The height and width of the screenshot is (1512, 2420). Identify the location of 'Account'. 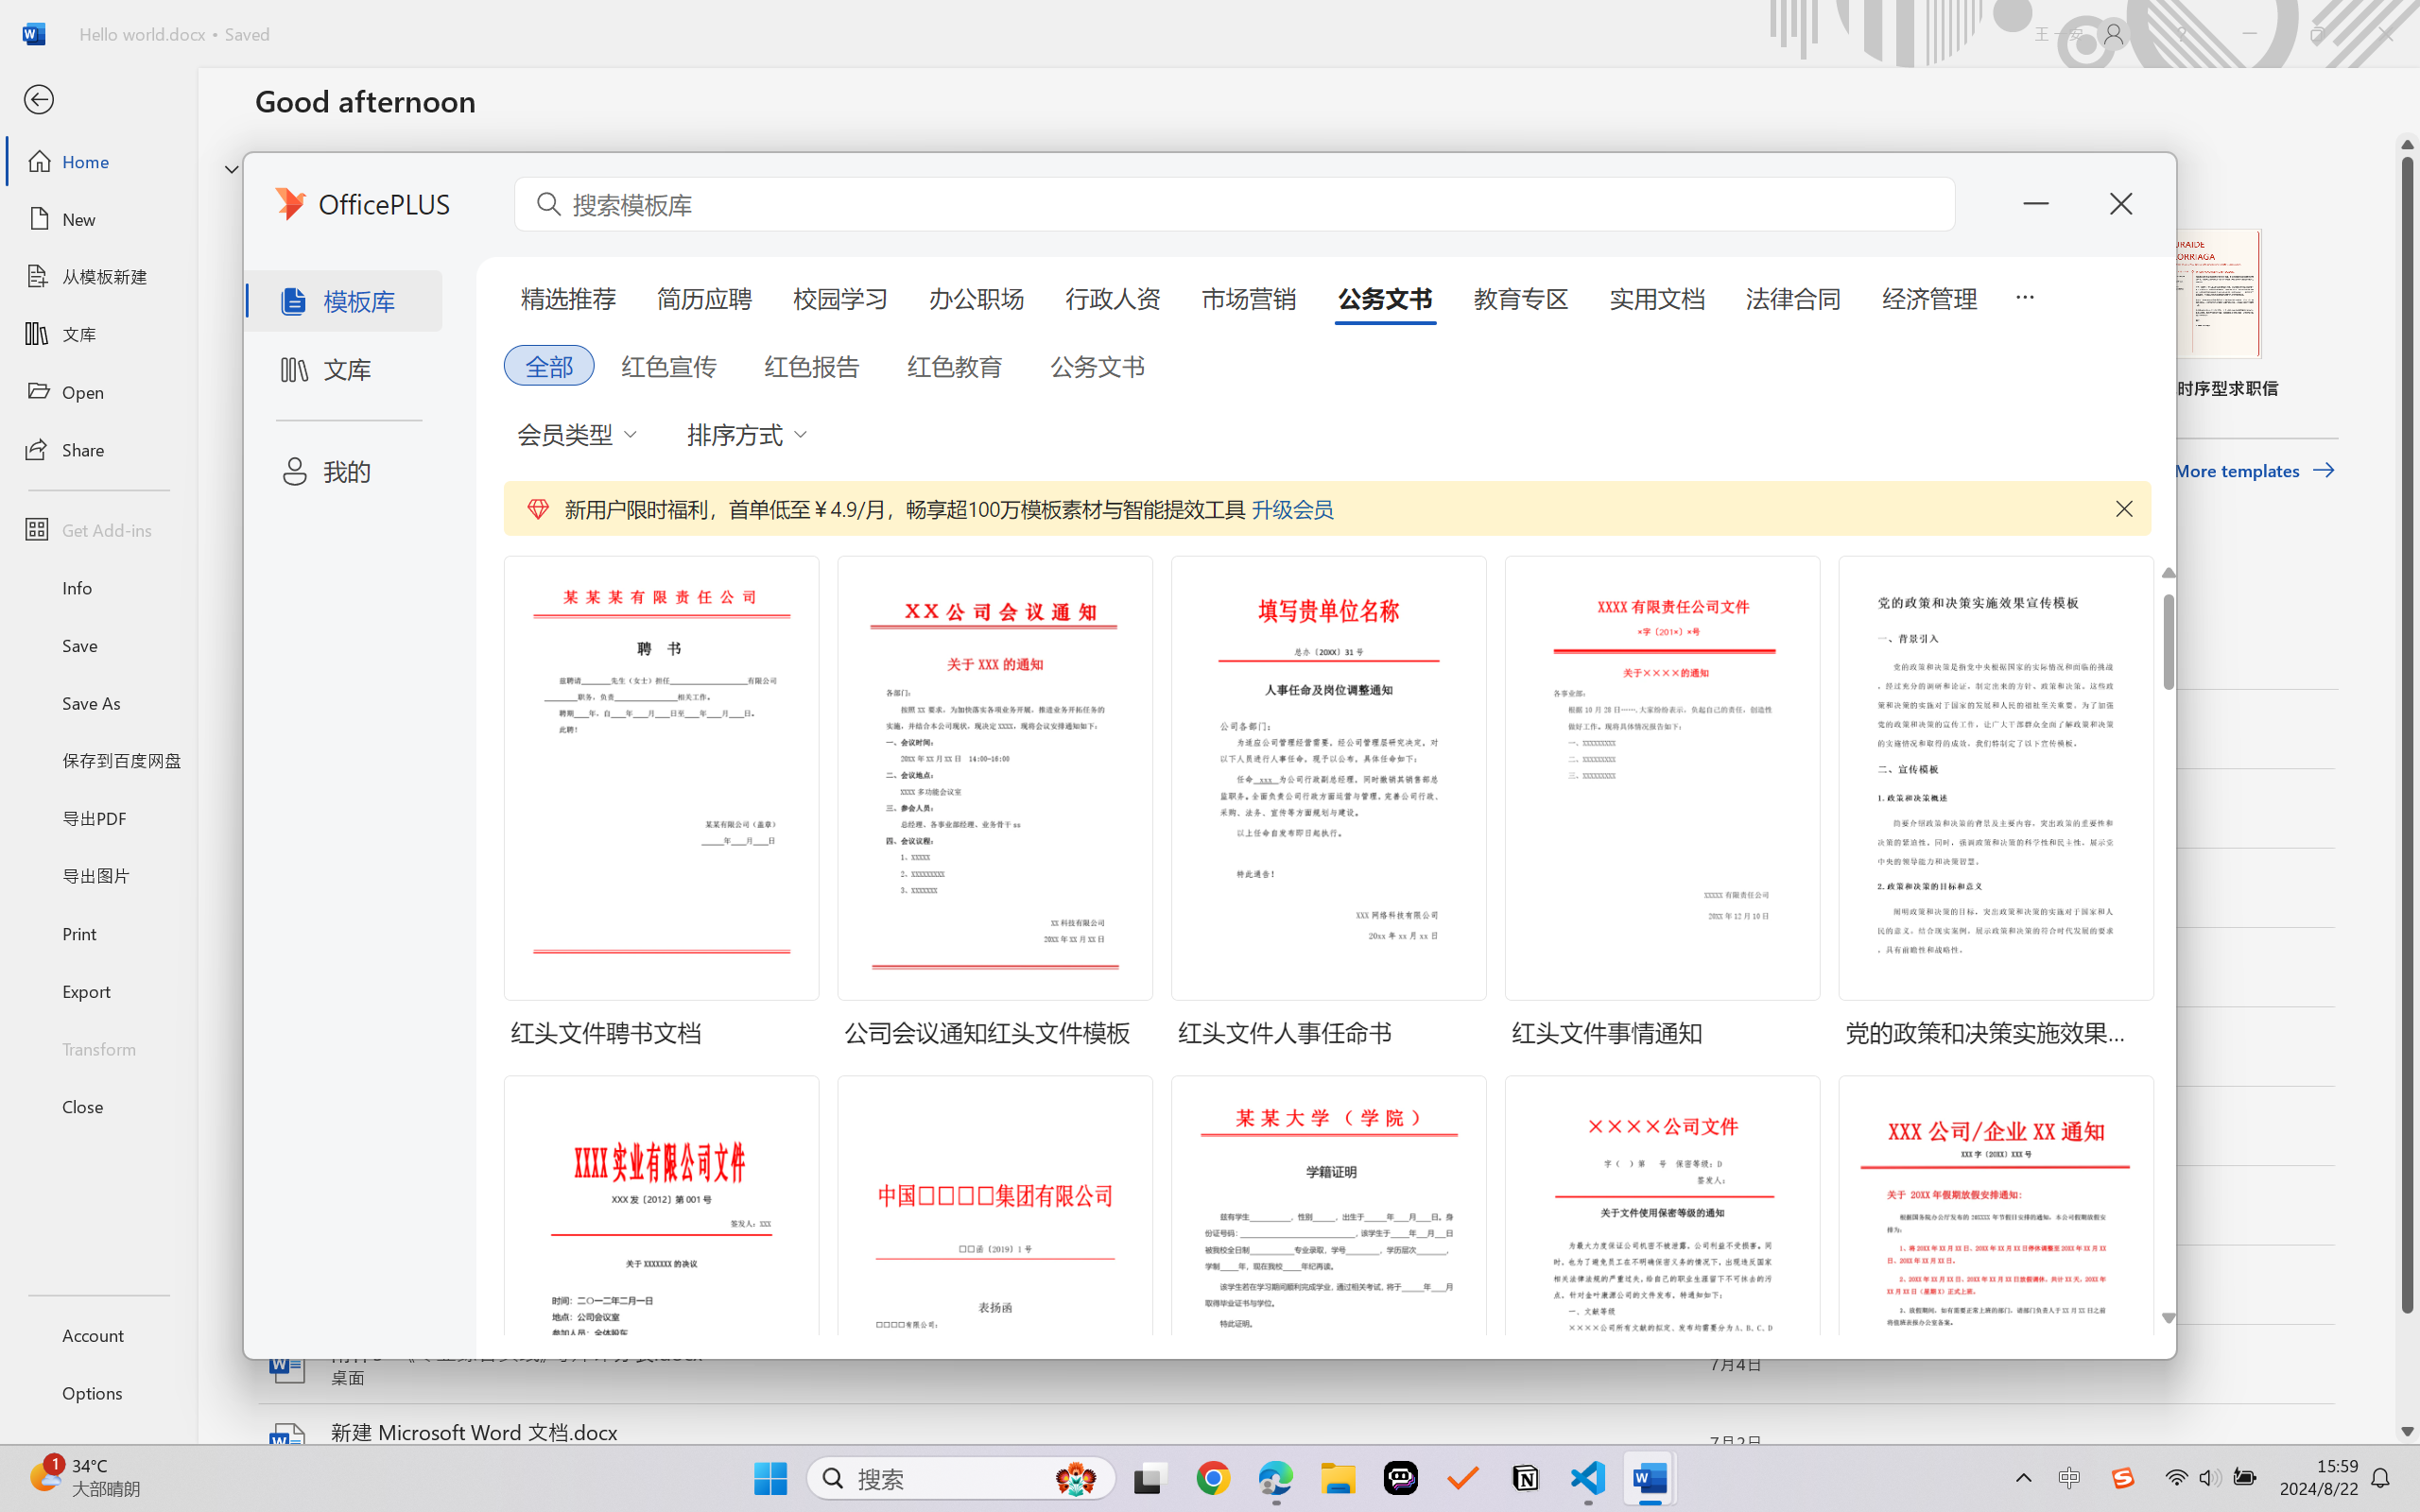
(97, 1334).